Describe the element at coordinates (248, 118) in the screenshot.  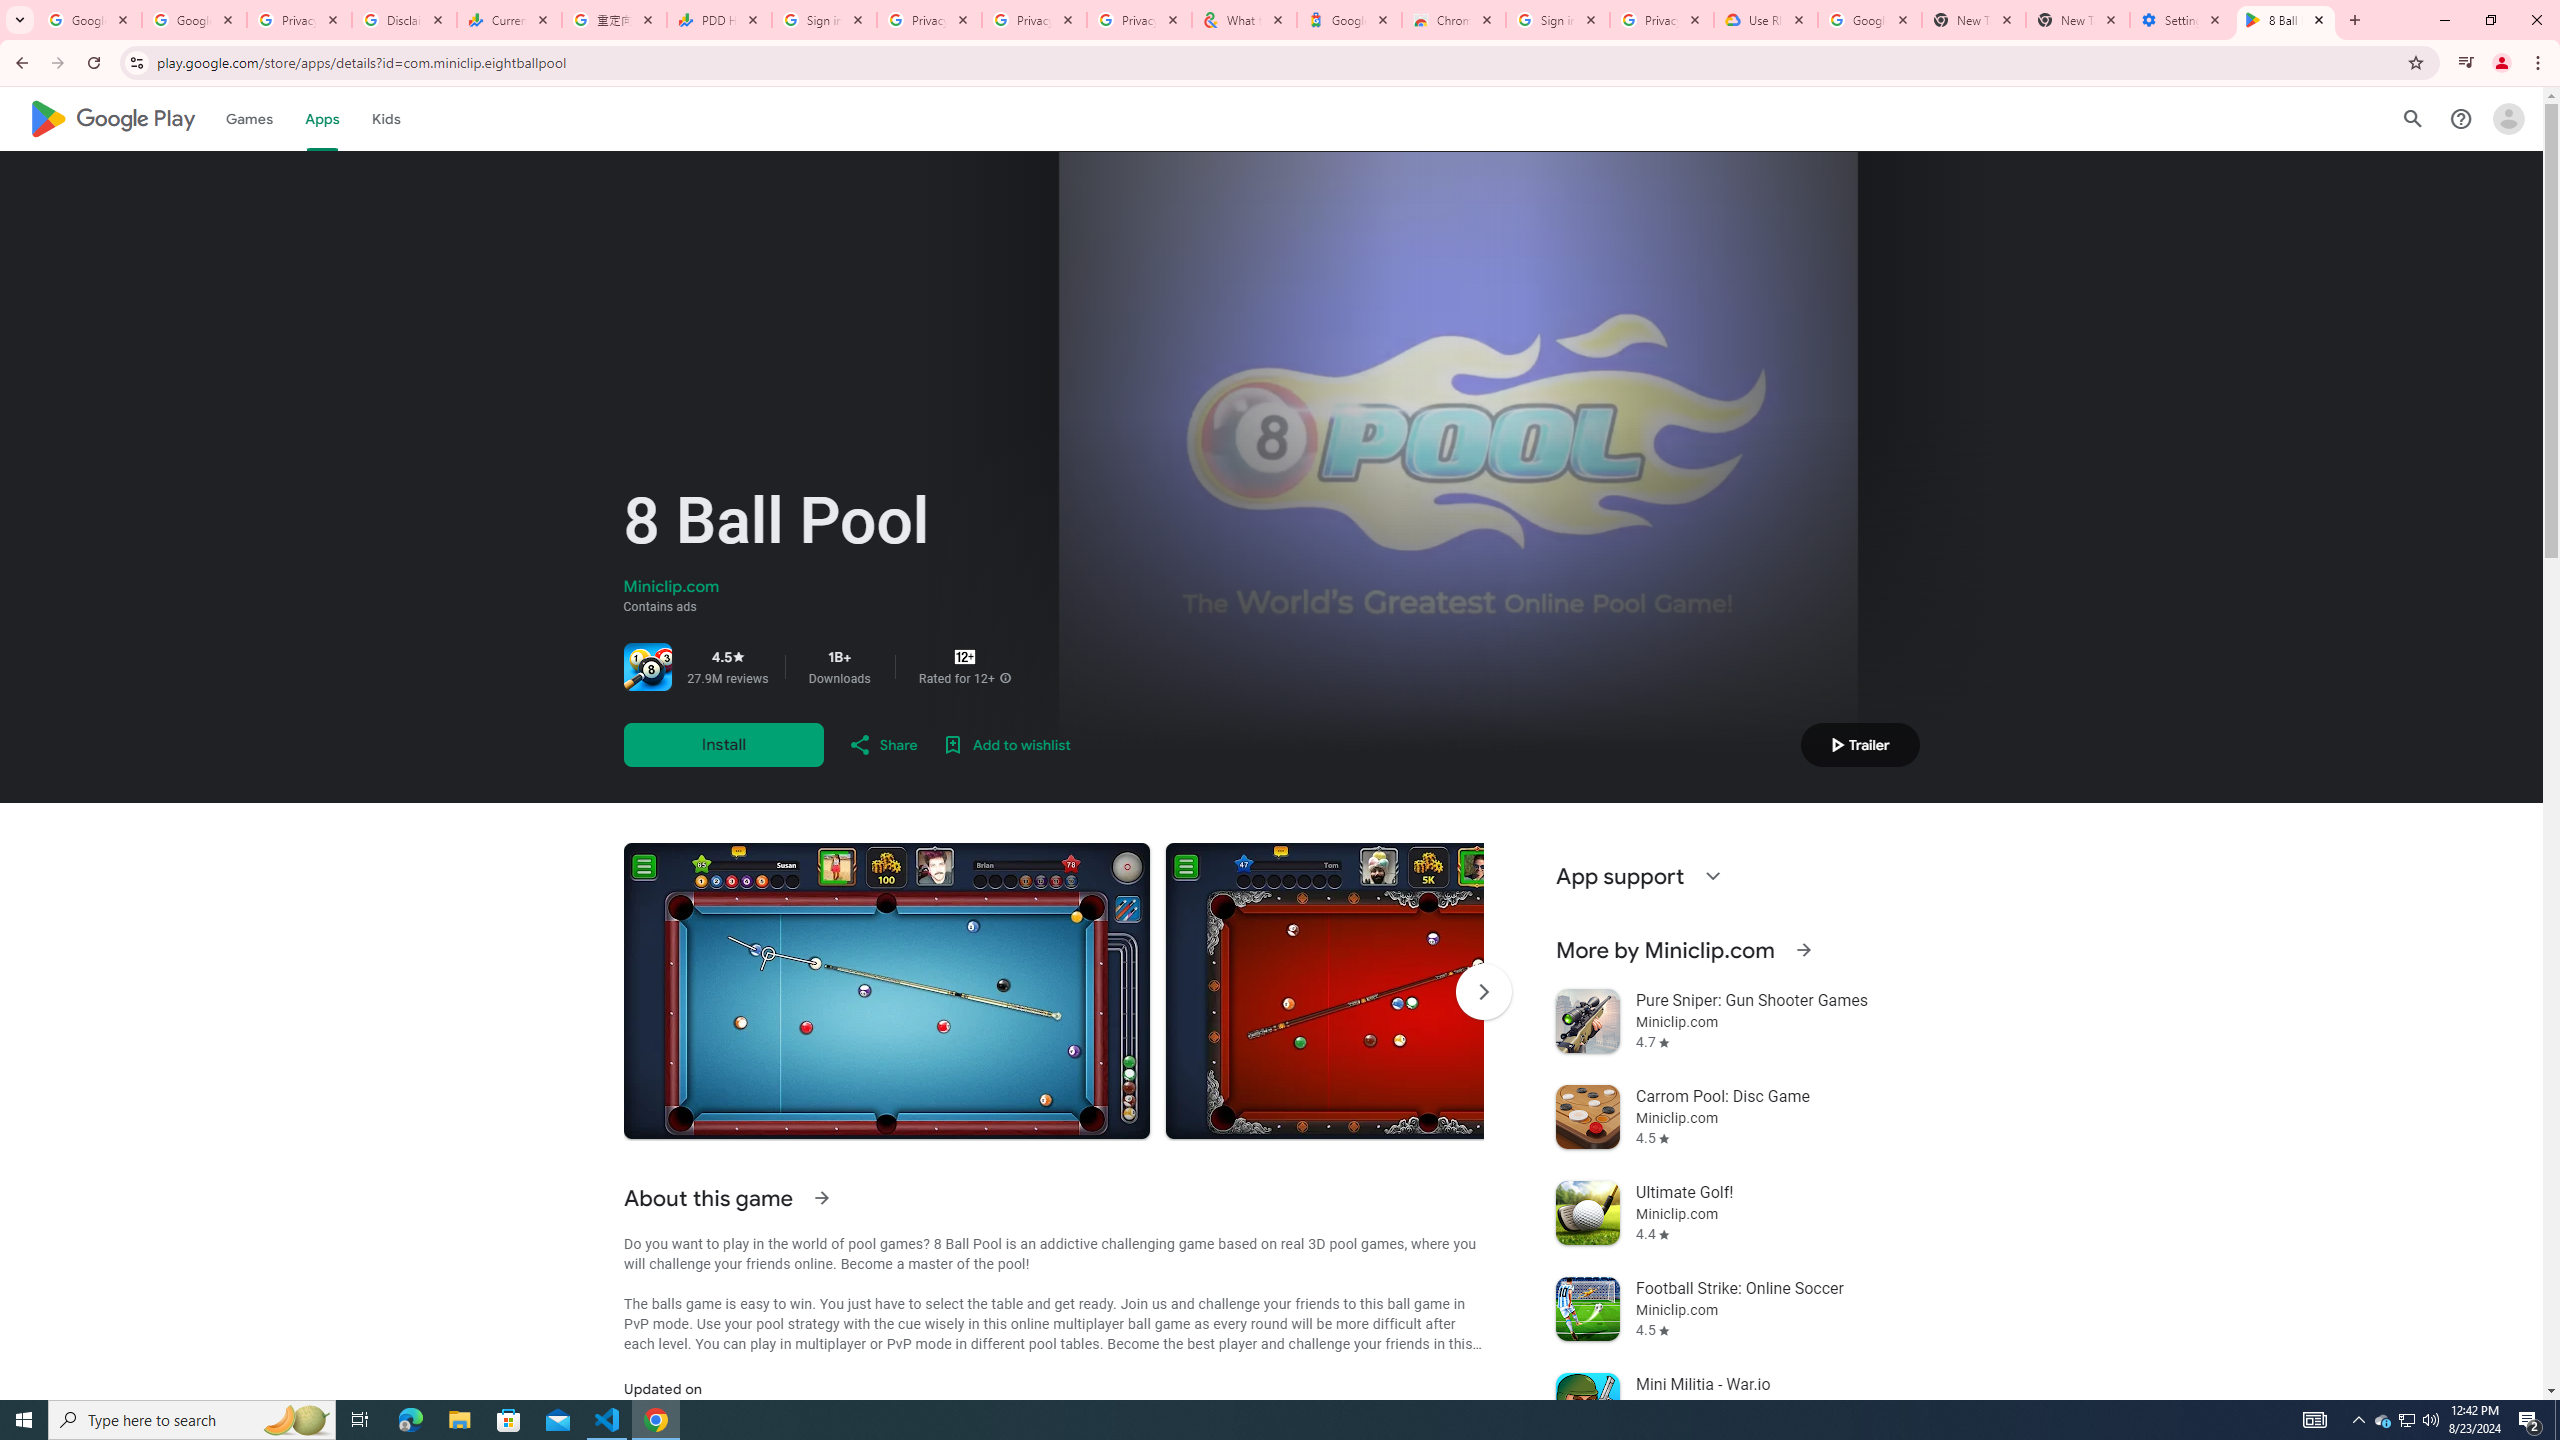
I see `'Games'` at that location.